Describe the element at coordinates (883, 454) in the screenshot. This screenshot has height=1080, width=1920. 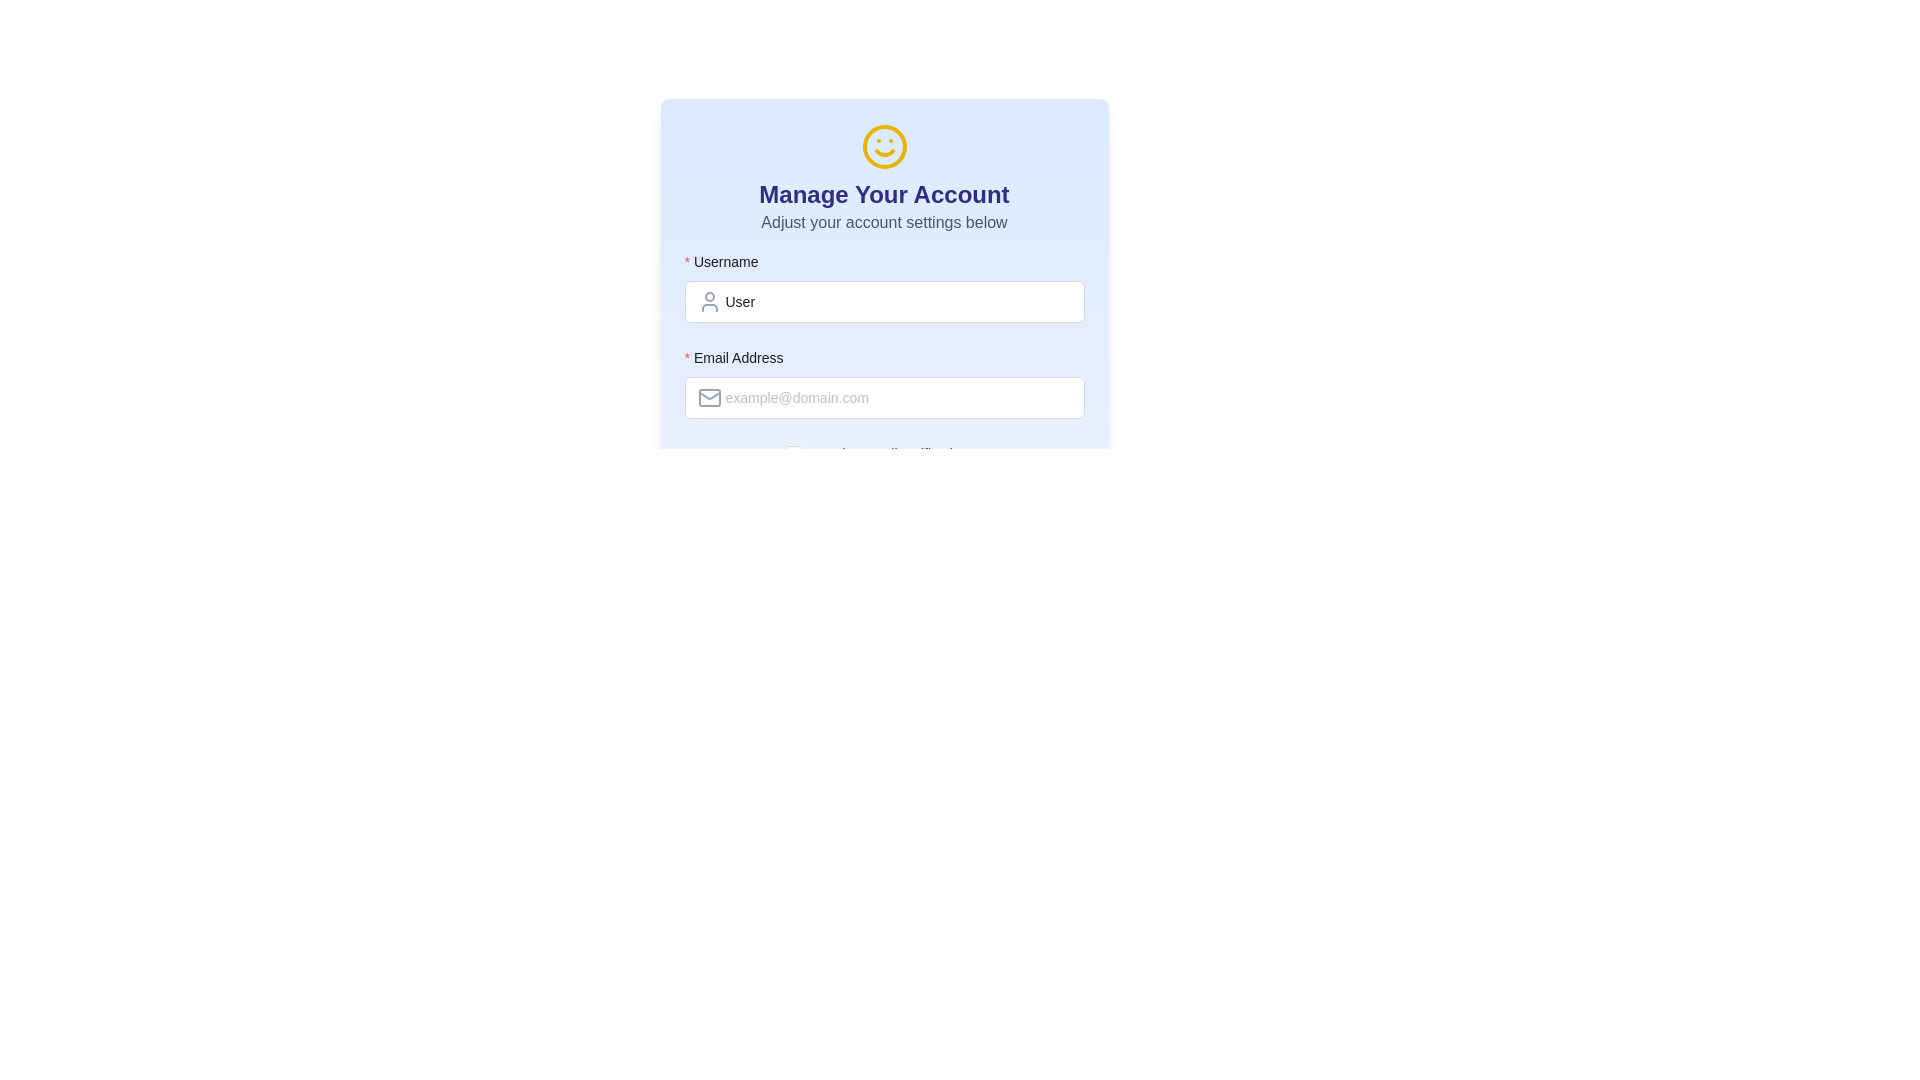
I see `the checkbox located below the 'Email Address' input field and above the 'Save Changes' button in the 'Manage Your Account' section` at that location.